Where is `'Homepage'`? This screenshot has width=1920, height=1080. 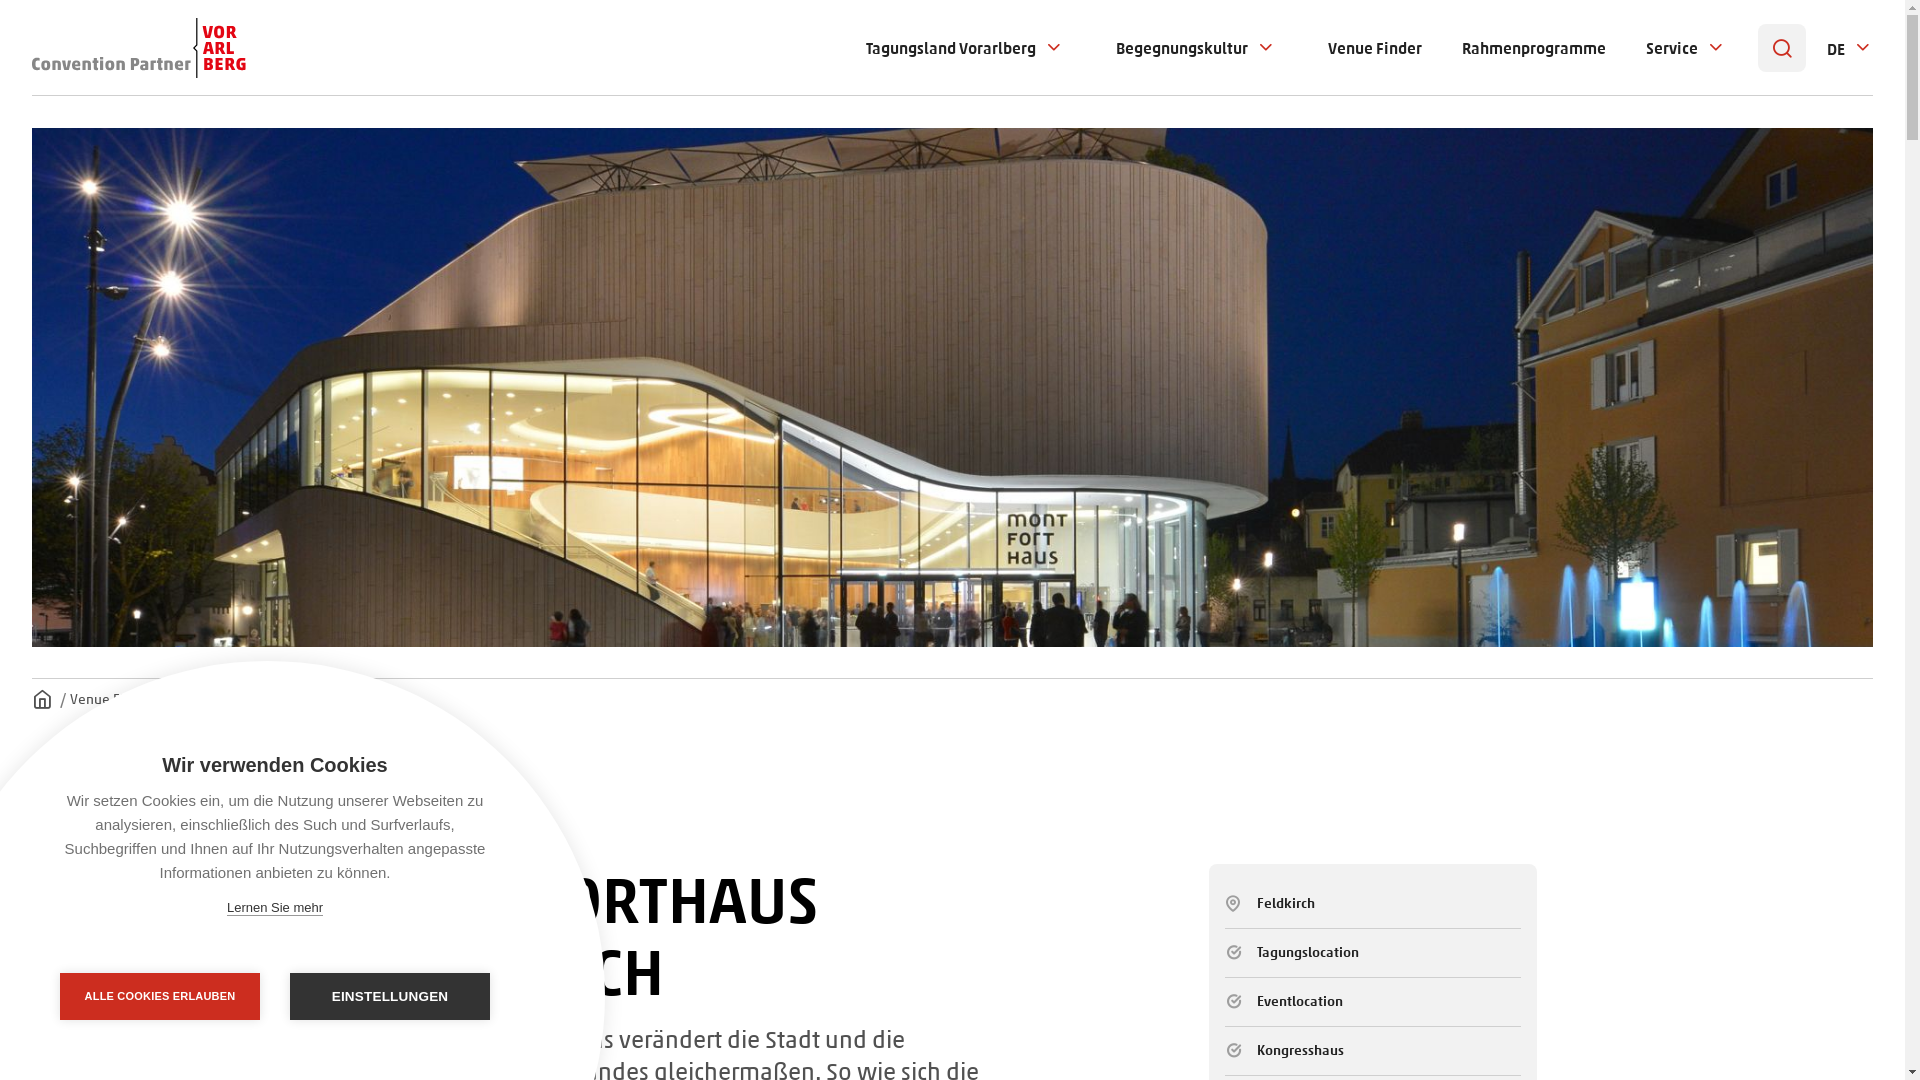 'Homepage' is located at coordinates (32, 698).